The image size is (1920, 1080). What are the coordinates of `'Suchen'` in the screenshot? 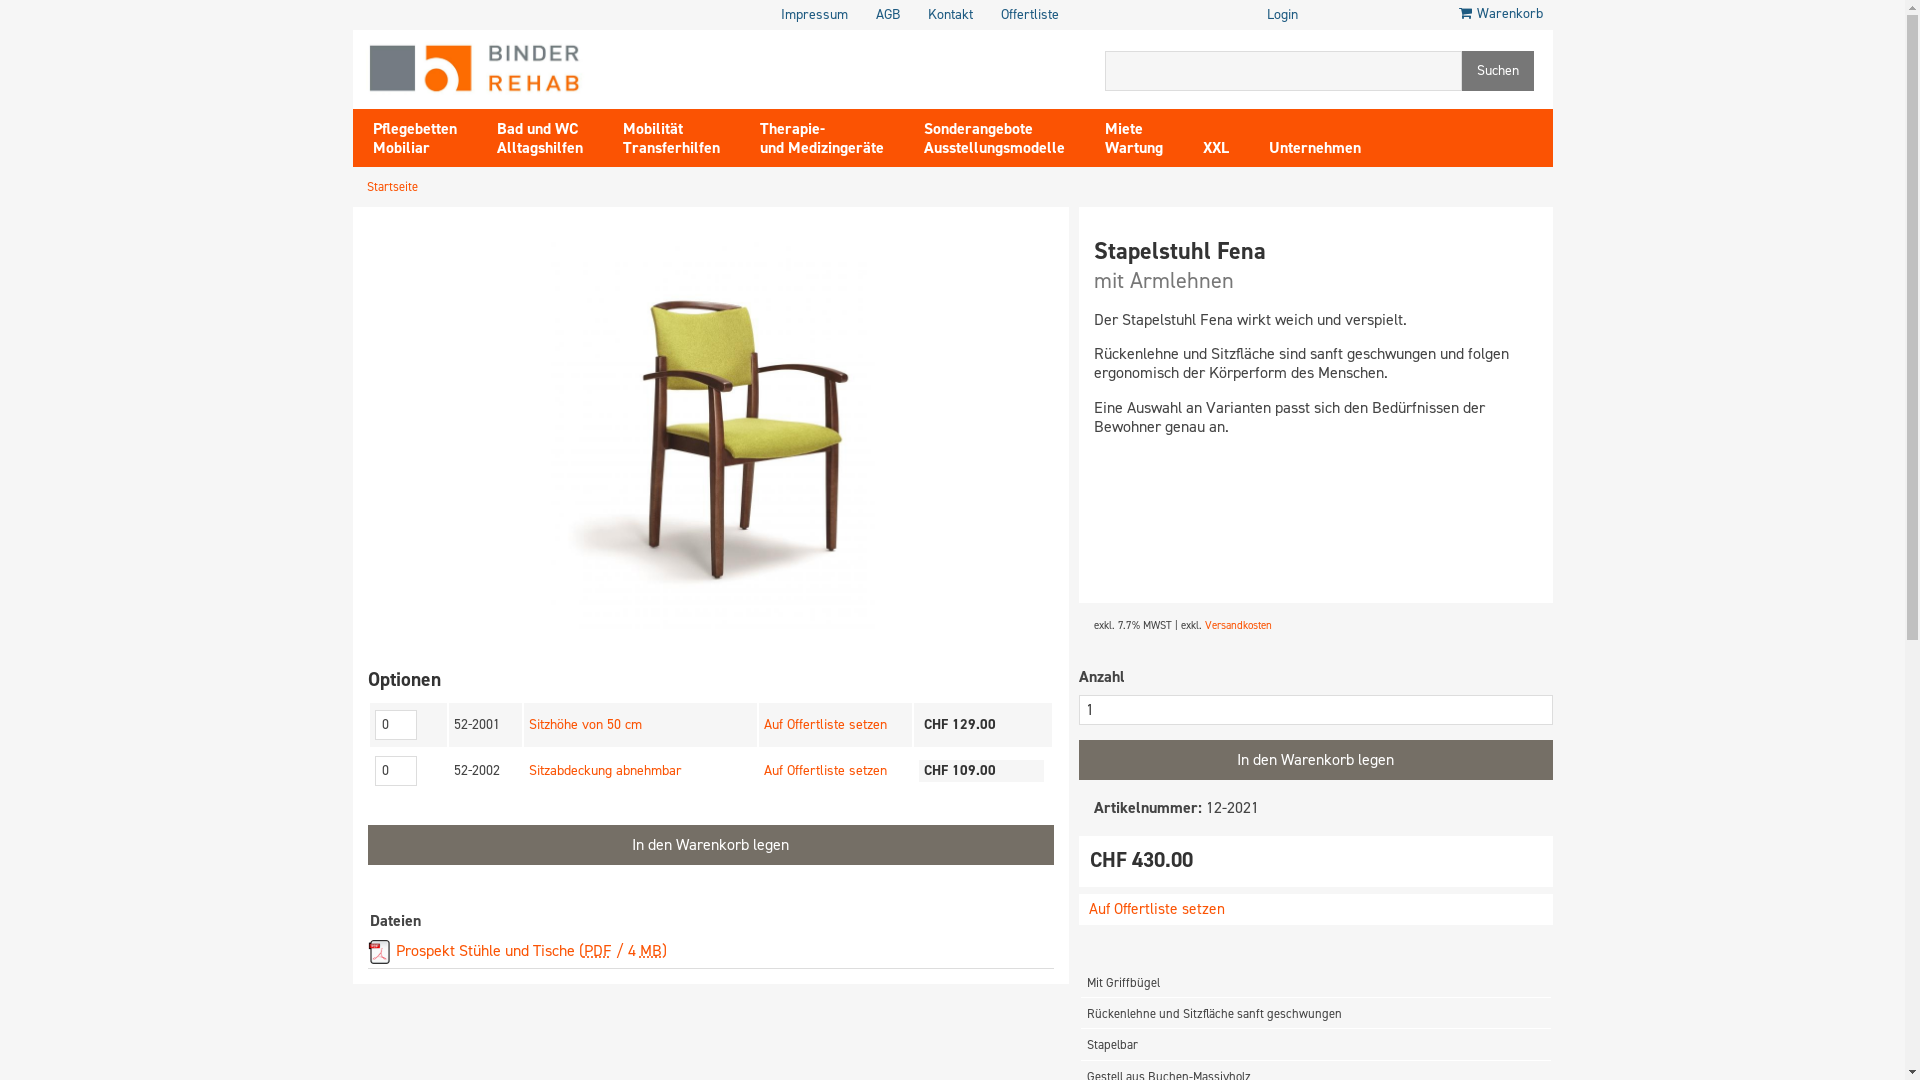 It's located at (1497, 69).